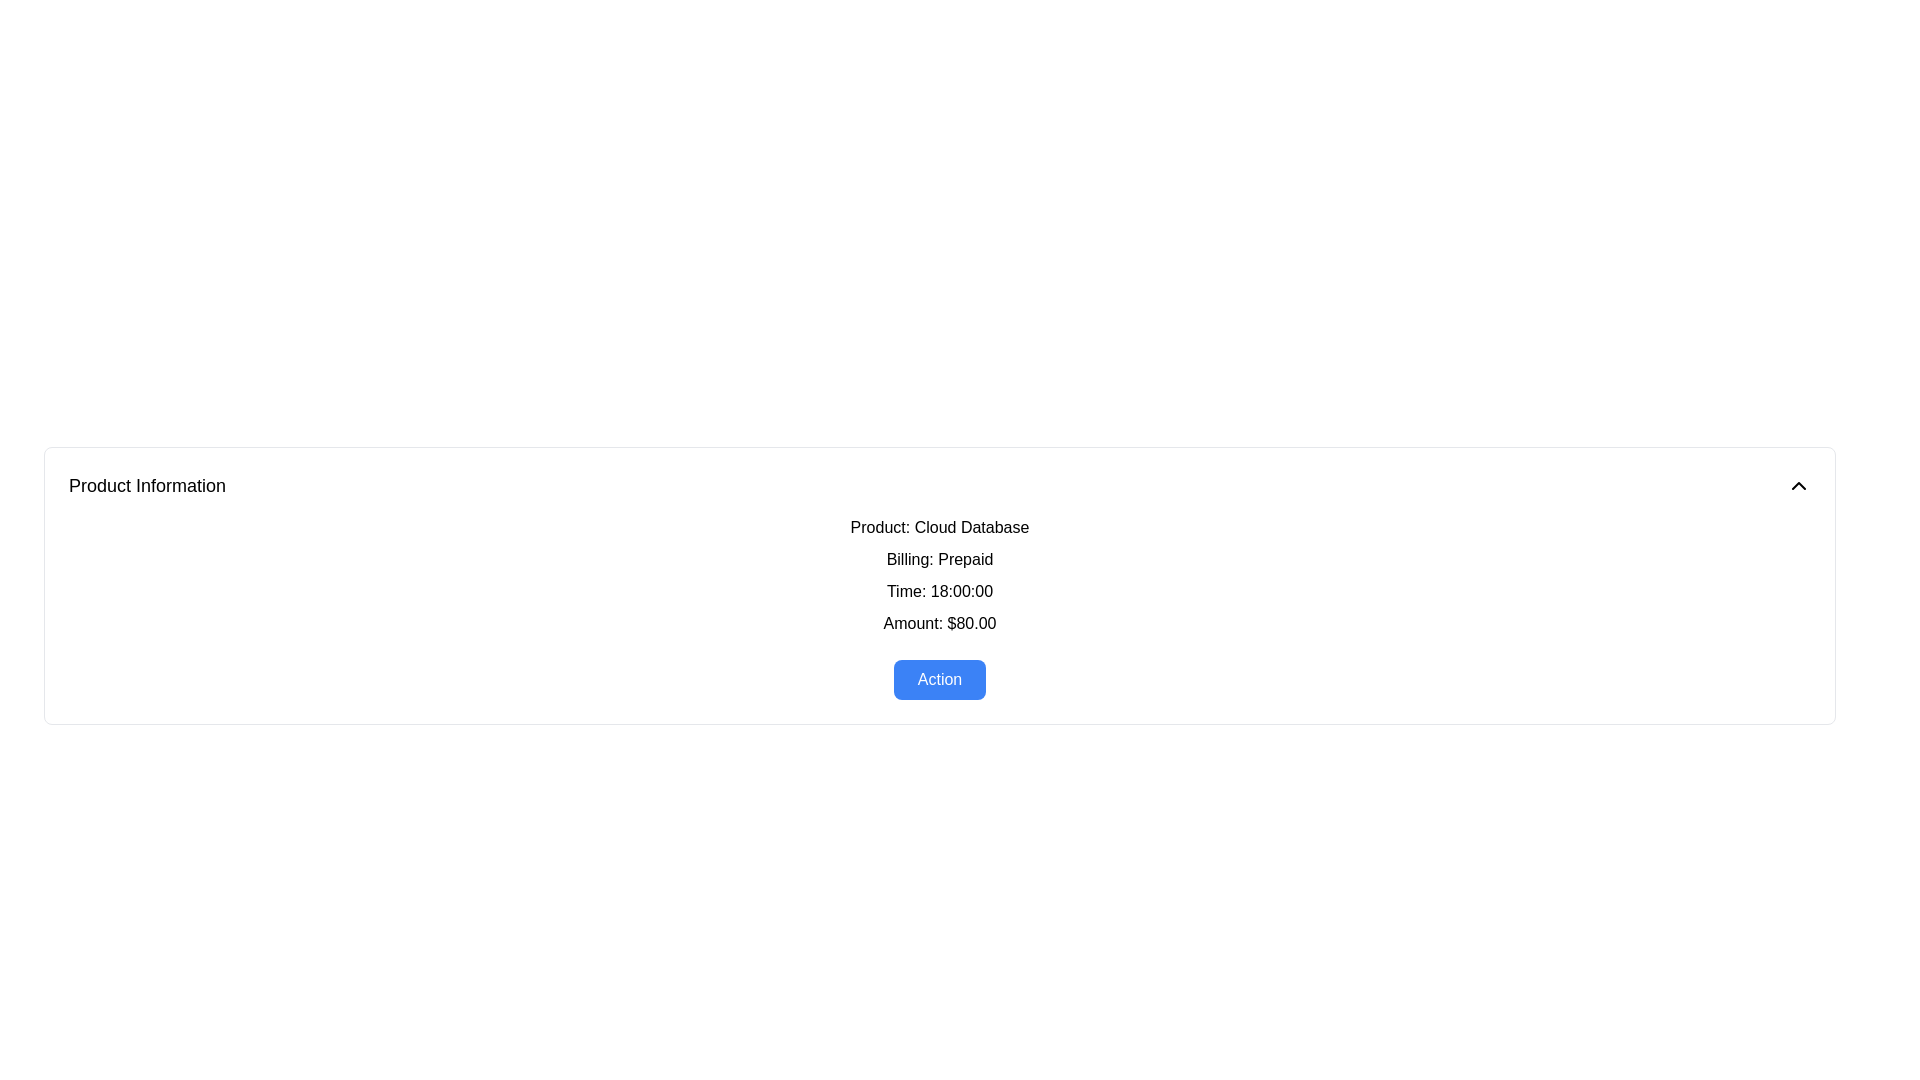 Image resolution: width=1920 pixels, height=1080 pixels. Describe the element at coordinates (880, 526) in the screenshot. I see `the text label displaying 'Product:' which is styled in medium-weight bold font and is positioned to the left of the 'Cloud Database' text` at that location.